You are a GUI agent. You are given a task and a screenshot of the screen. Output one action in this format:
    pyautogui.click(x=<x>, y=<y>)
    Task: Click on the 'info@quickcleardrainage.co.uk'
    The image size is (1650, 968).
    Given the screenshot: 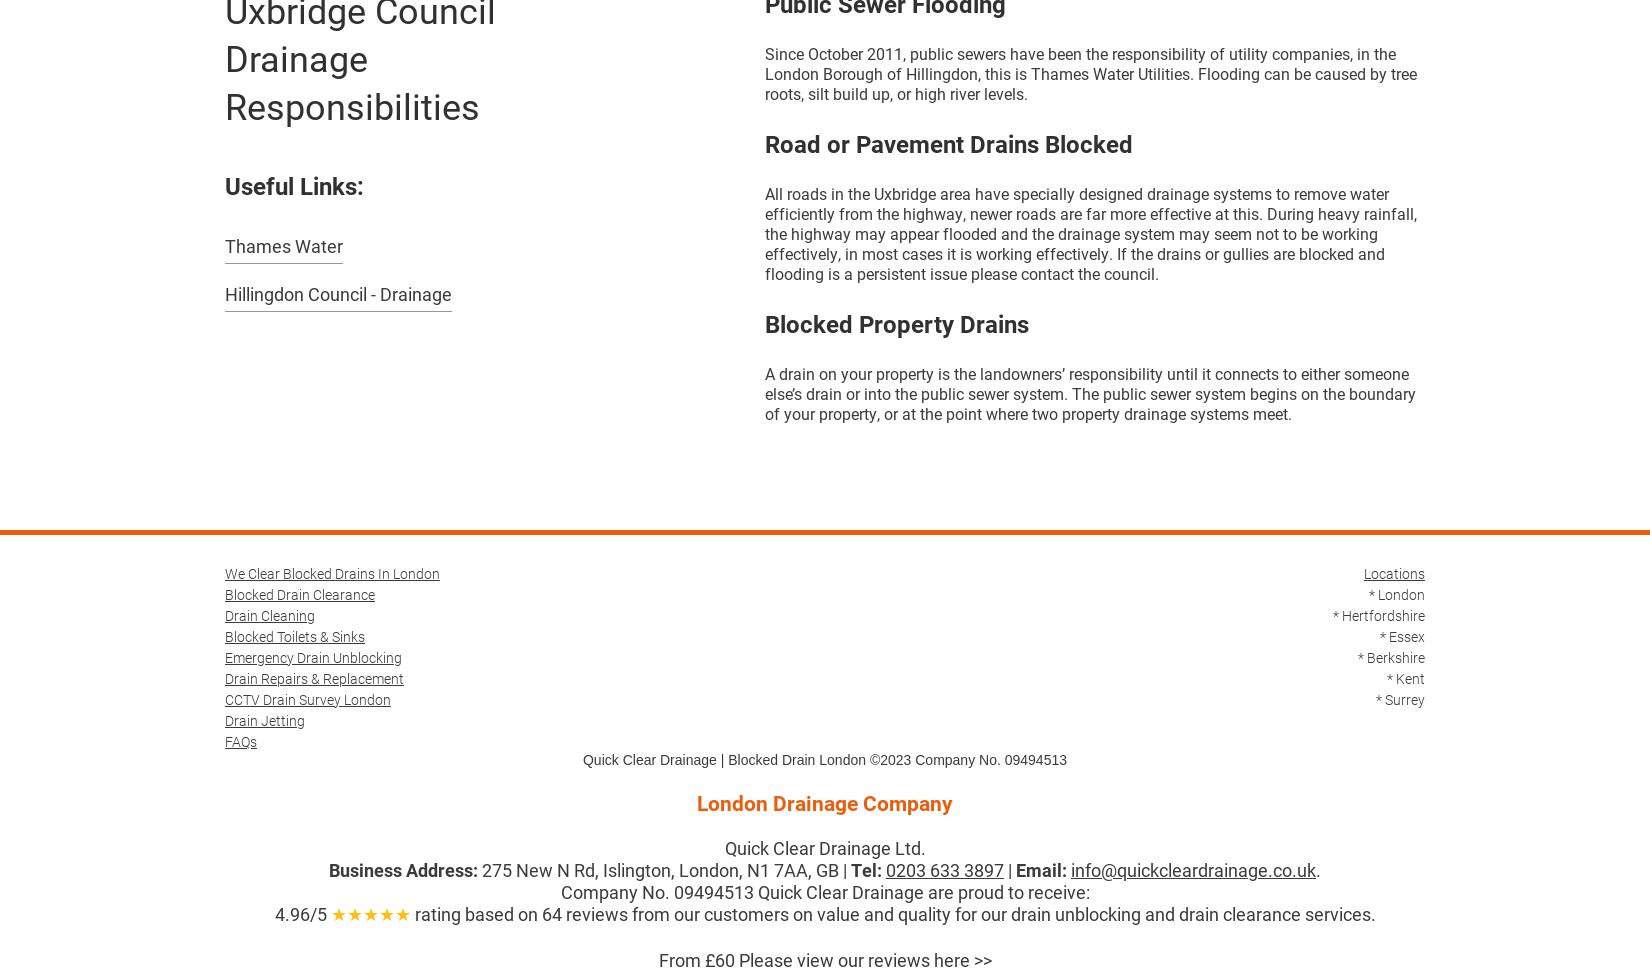 What is the action you would take?
    pyautogui.click(x=1071, y=869)
    